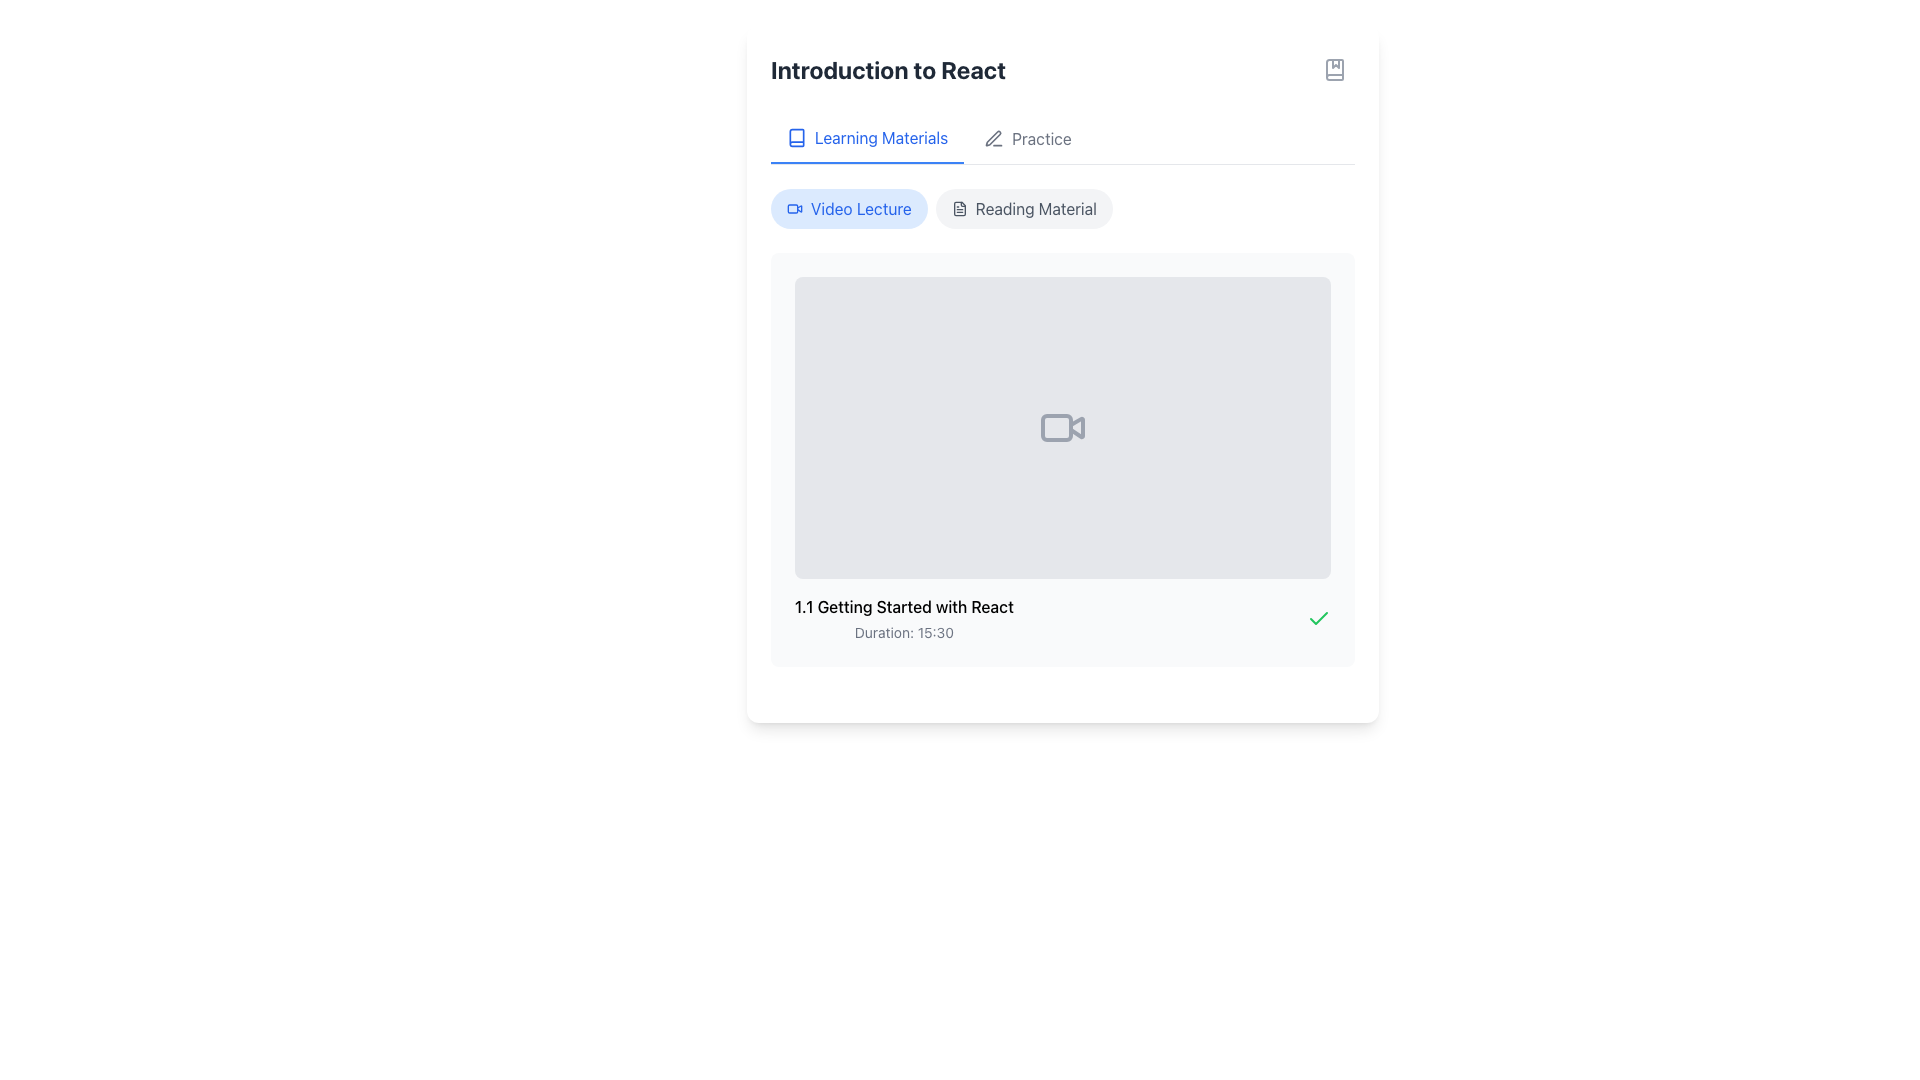 The height and width of the screenshot is (1080, 1920). I want to click on the navigational text label for accessing learning materials by activating keyboard navigation, so click(880, 137).